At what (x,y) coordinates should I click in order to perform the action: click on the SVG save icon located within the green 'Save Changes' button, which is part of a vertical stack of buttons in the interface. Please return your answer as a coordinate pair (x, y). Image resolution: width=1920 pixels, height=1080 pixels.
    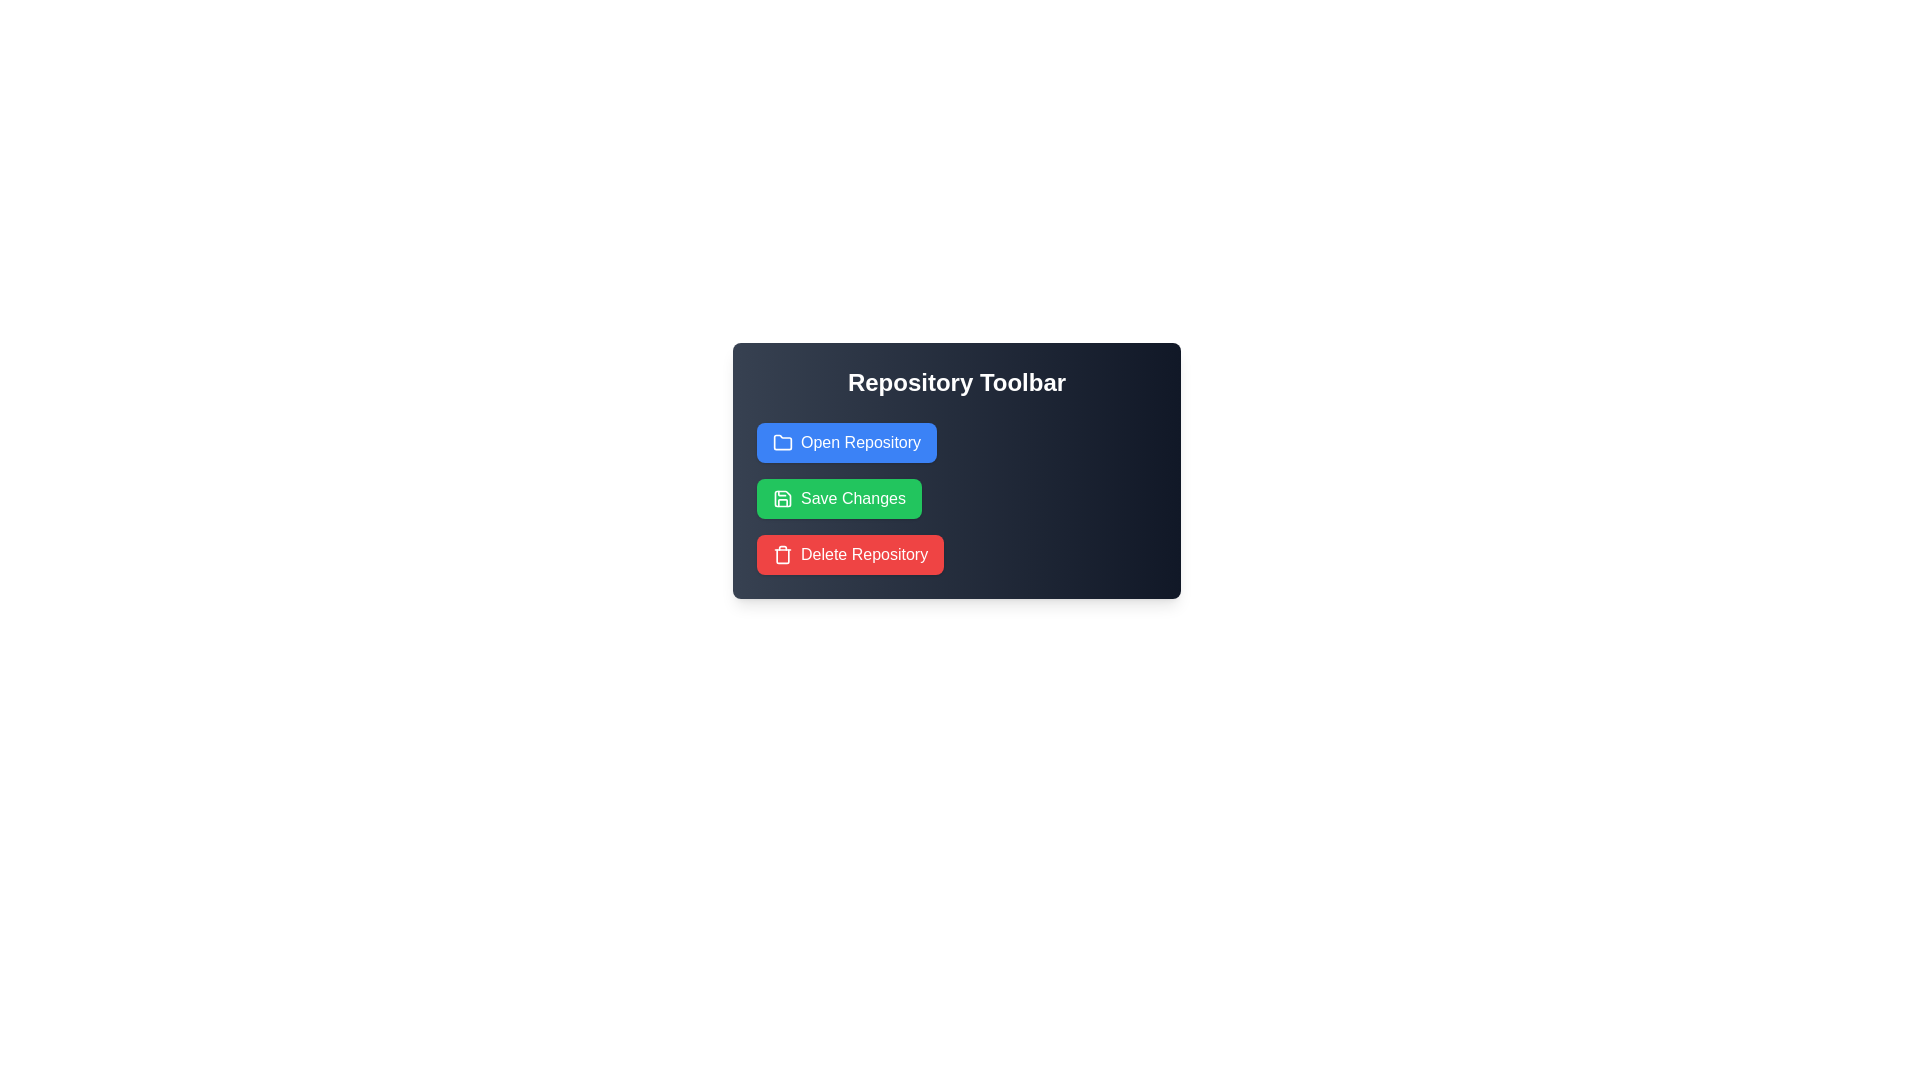
    Looking at the image, I should click on (781, 497).